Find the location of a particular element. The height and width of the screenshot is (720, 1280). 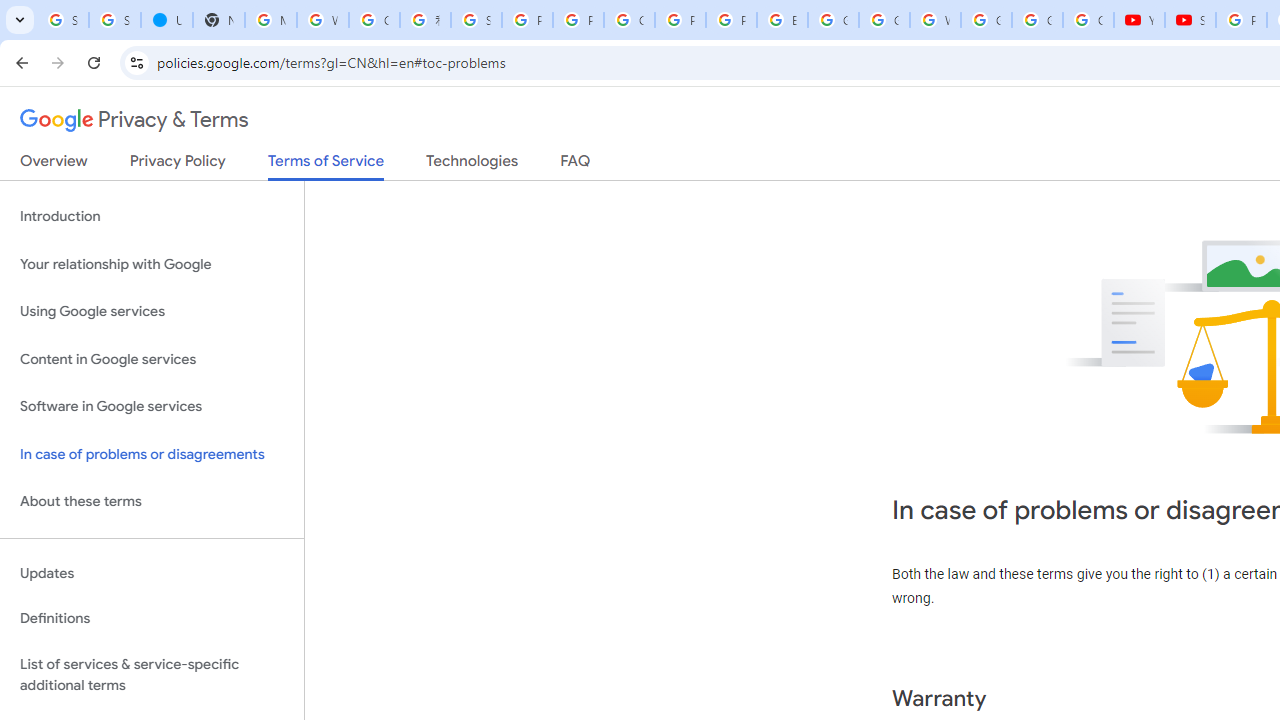

'List of services & service-specific additional terms' is located at coordinates (151, 675).